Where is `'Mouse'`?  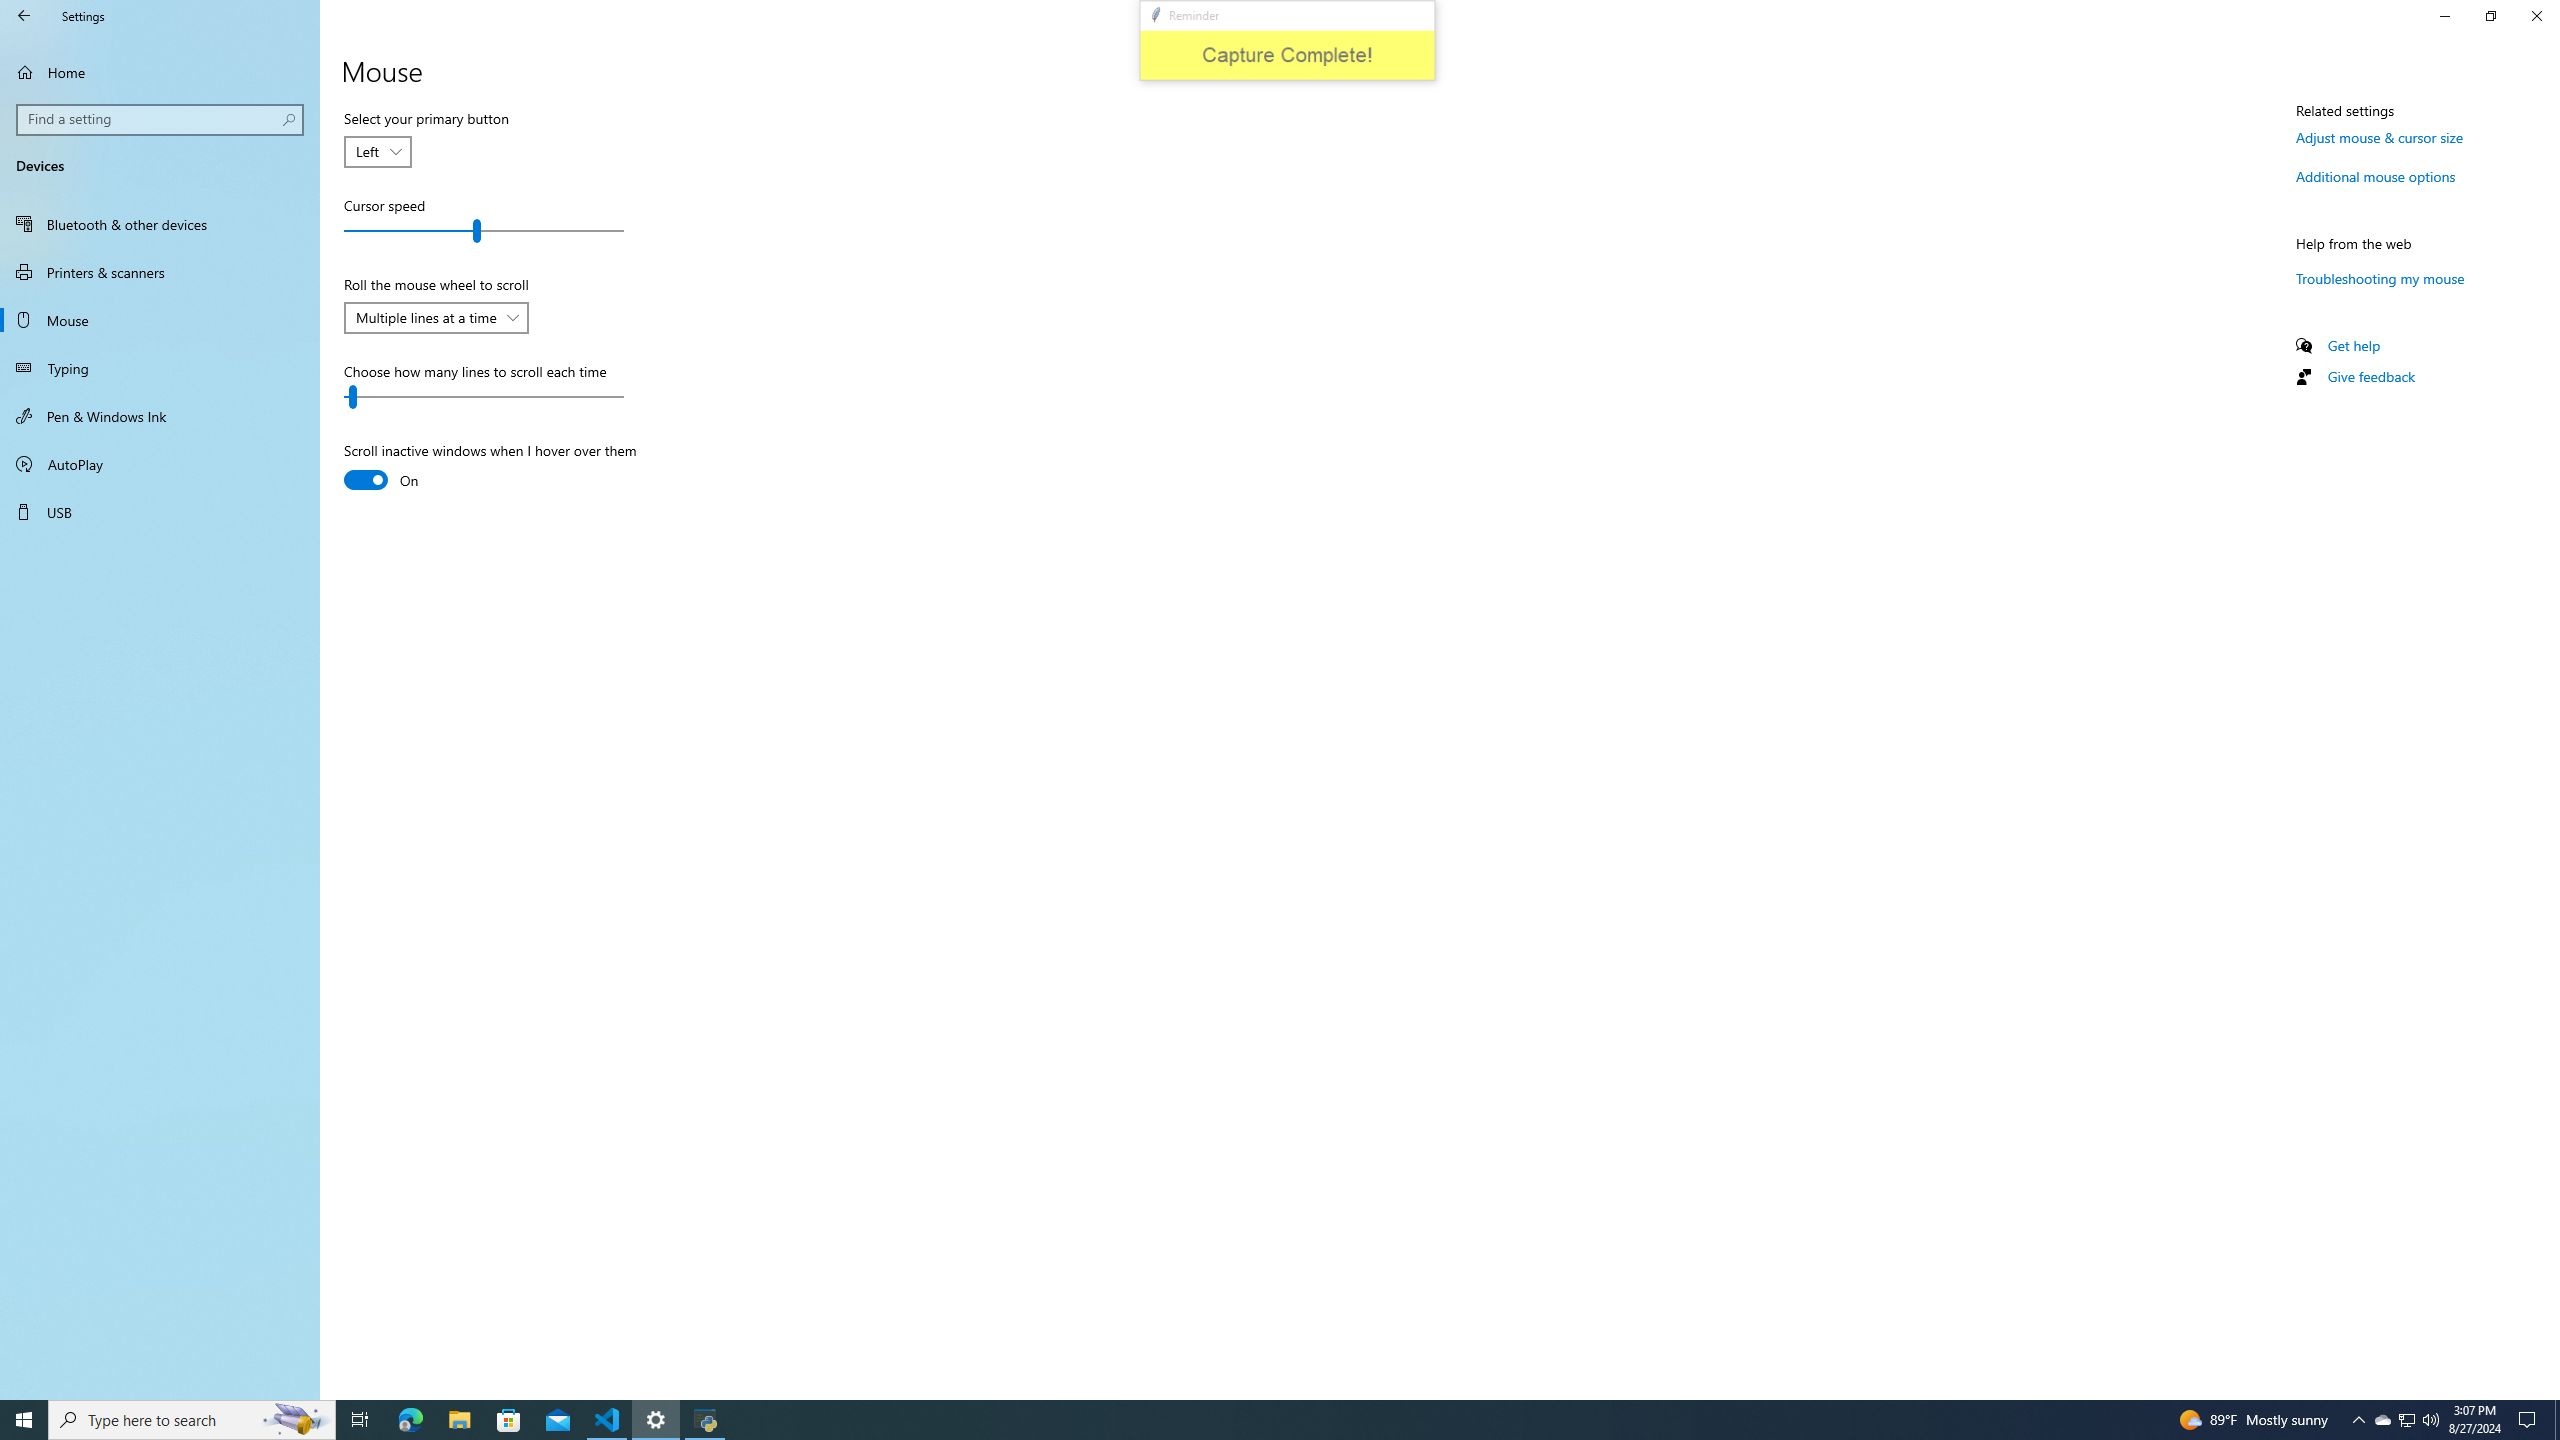 'Mouse' is located at coordinates (159, 319).